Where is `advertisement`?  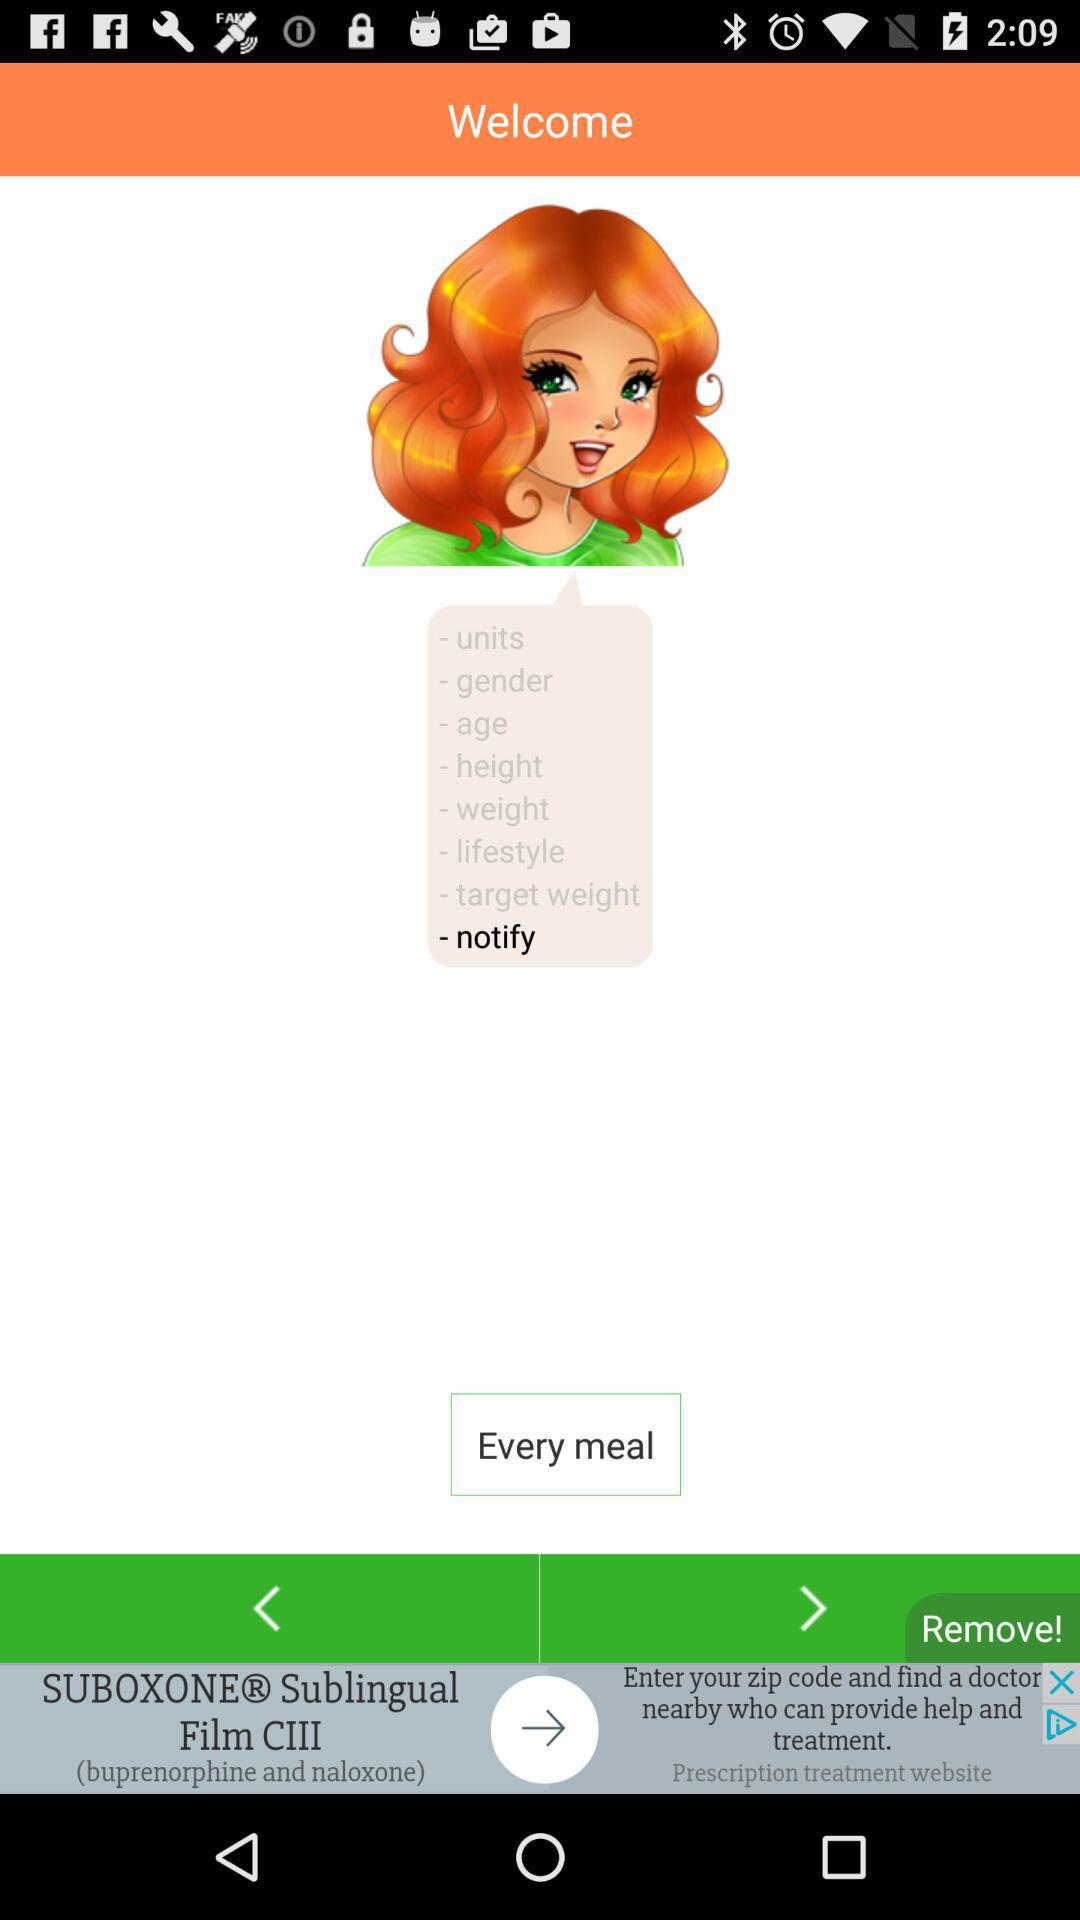 advertisement is located at coordinates (540, 1727).